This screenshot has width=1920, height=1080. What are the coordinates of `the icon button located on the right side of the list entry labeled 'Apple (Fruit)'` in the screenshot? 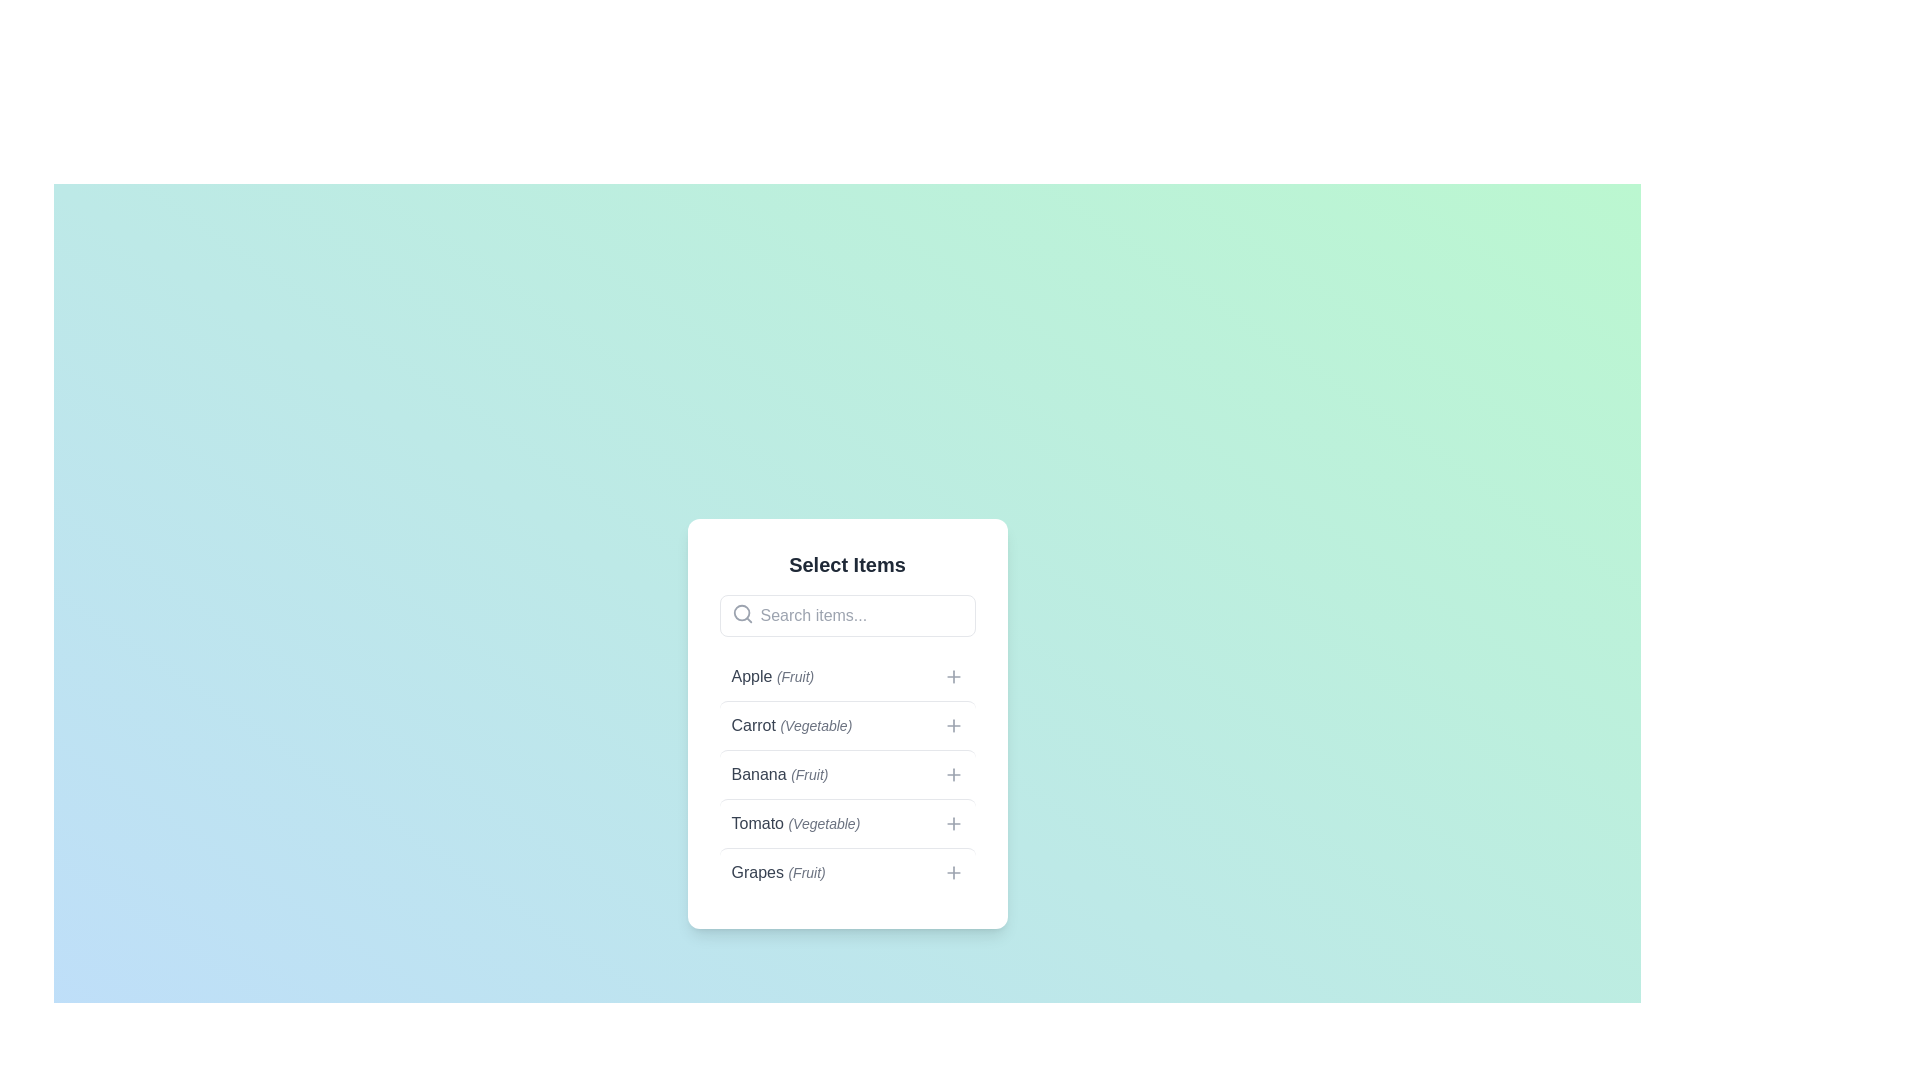 It's located at (952, 676).